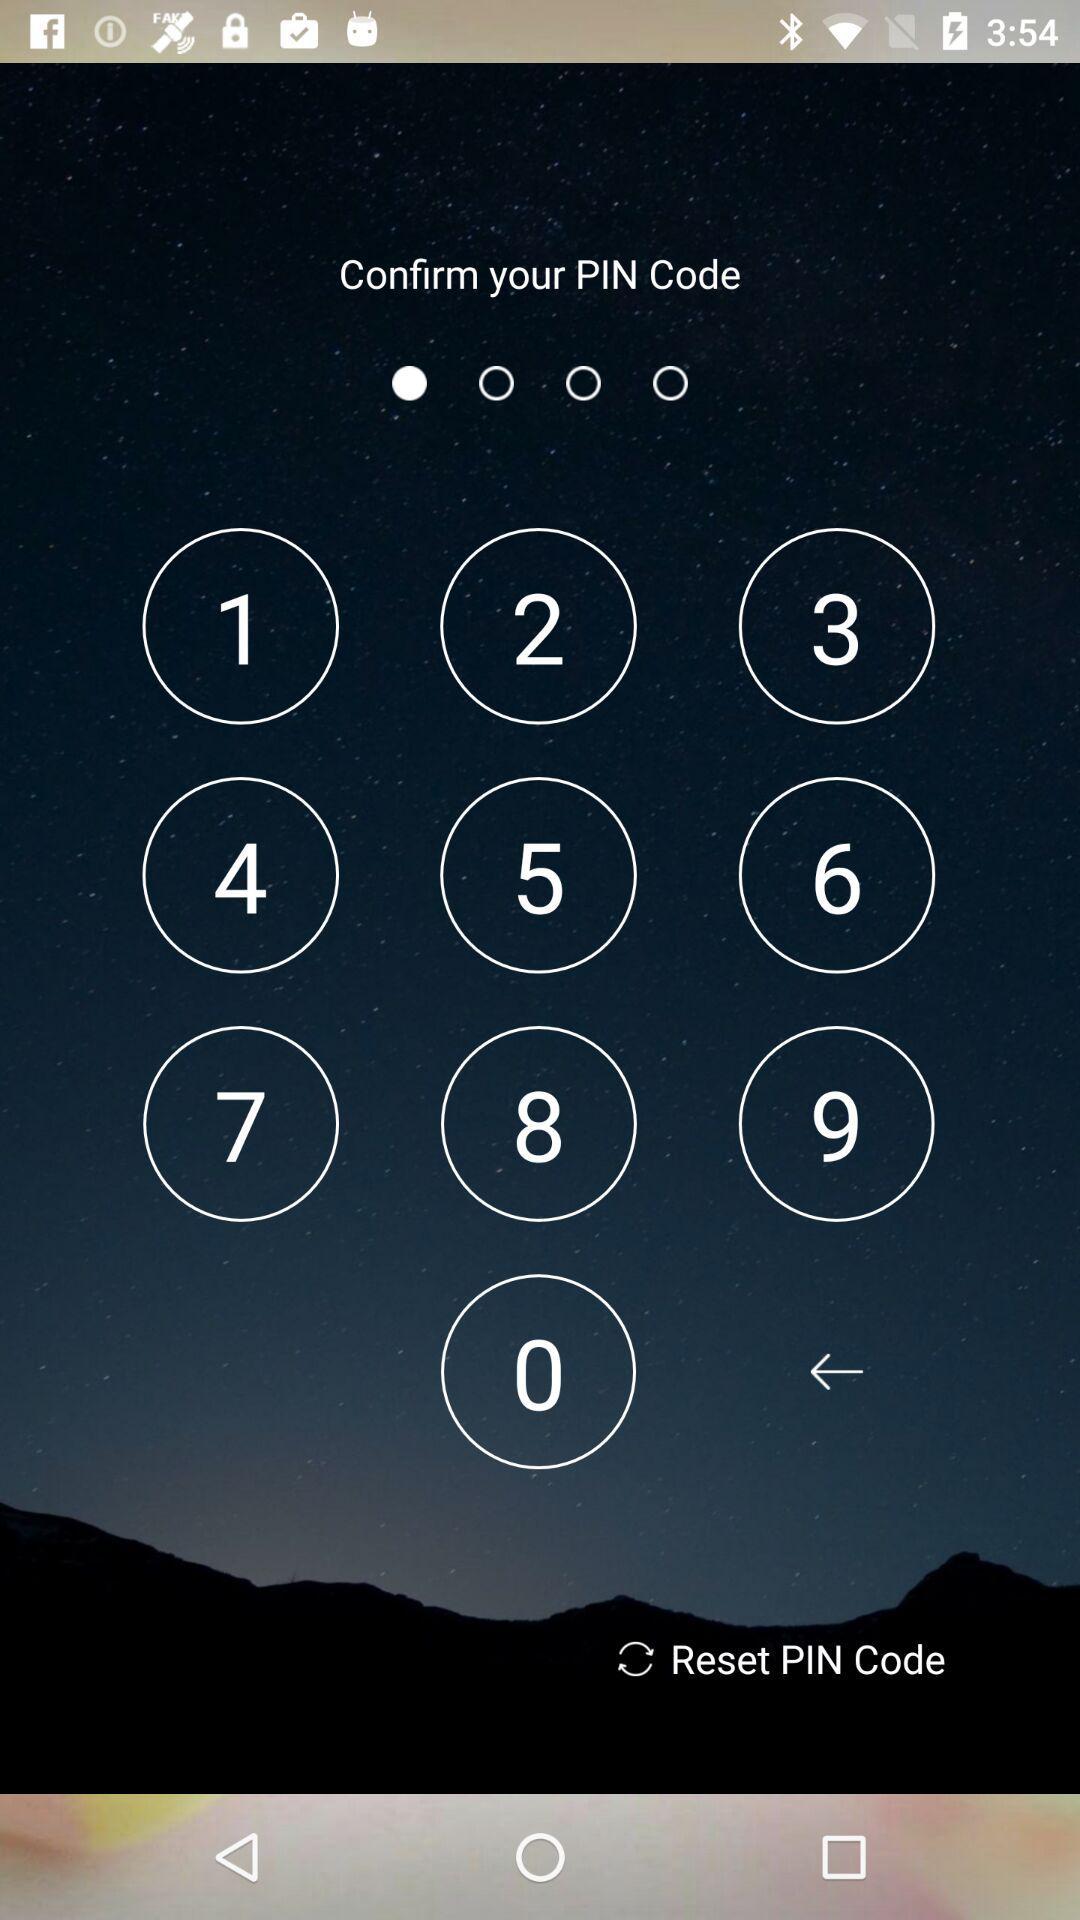 The height and width of the screenshot is (1920, 1080). Describe the element at coordinates (537, 875) in the screenshot. I see `5 app` at that location.